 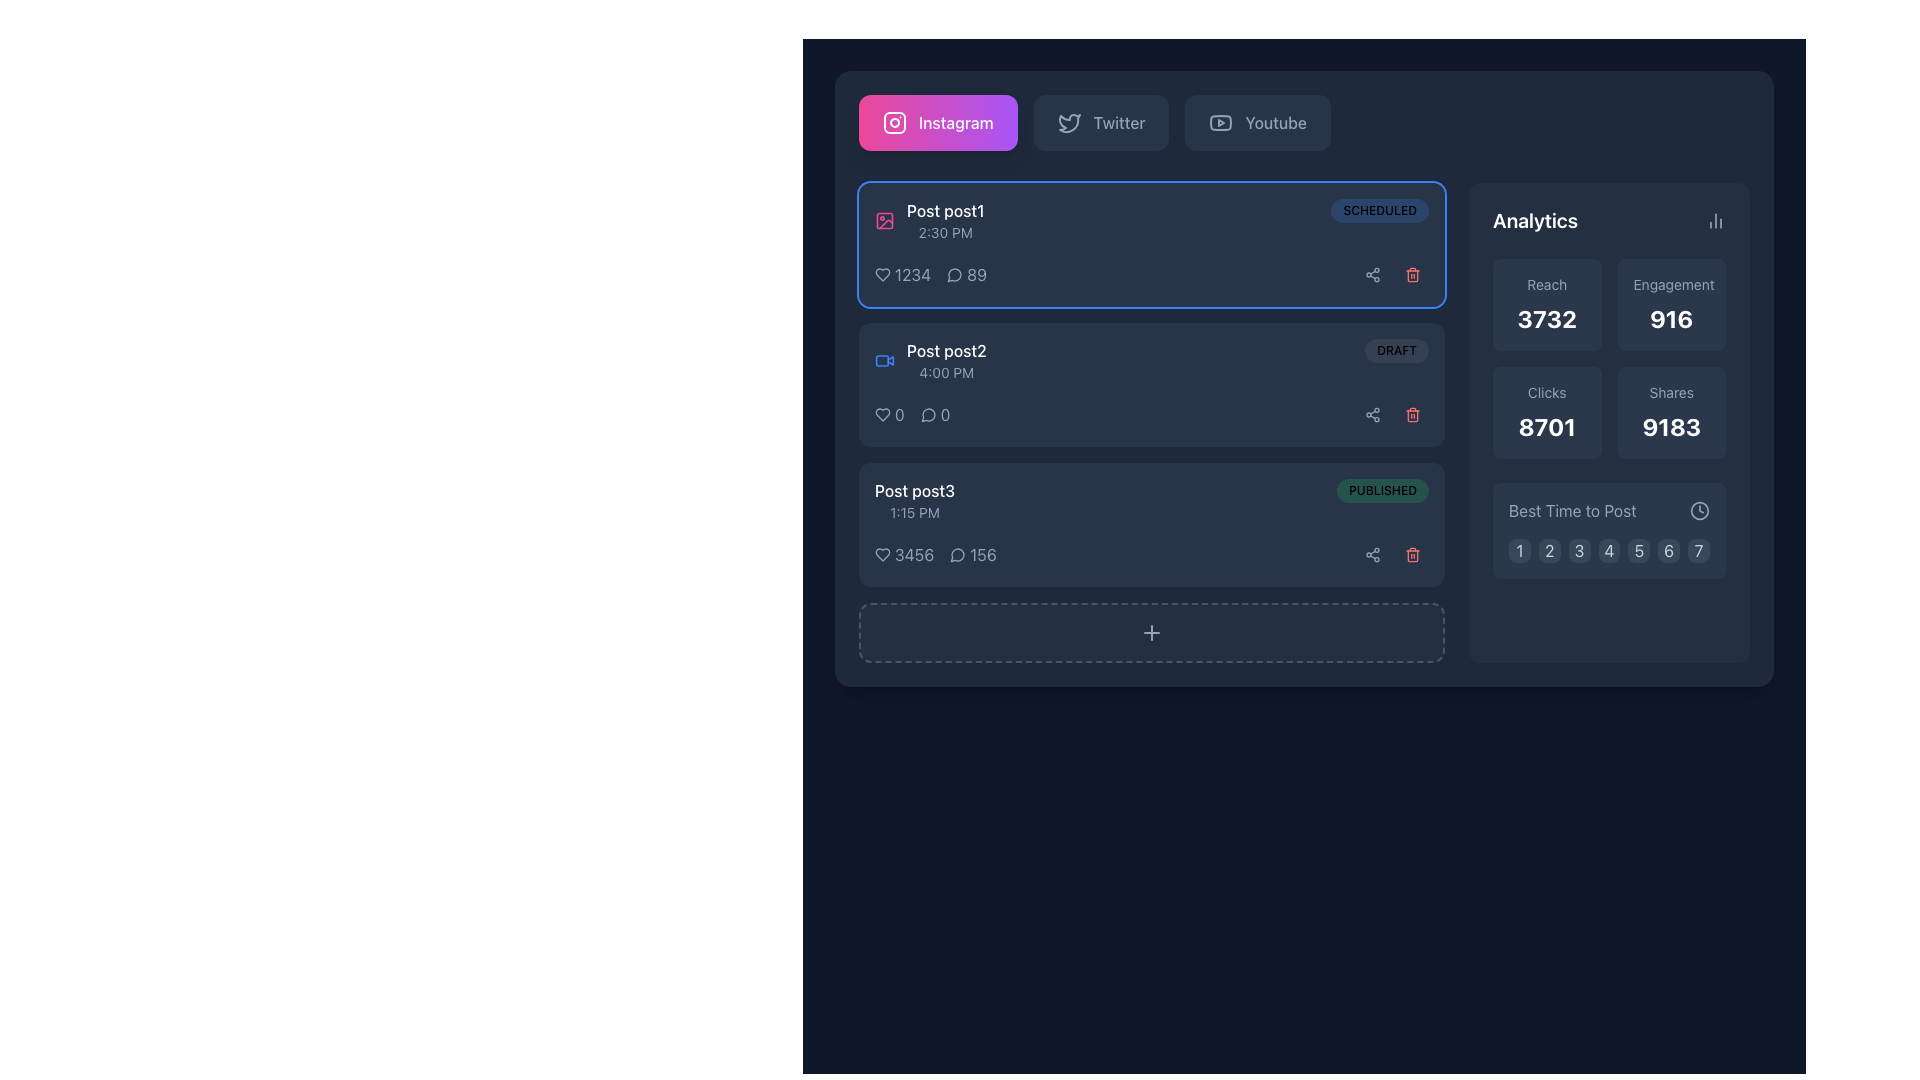 I want to click on the '+' icon button, which is styled in a minimalistic manner with a light-colored stroke, located at the bottom of the posts panel, so click(x=1152, y=632).